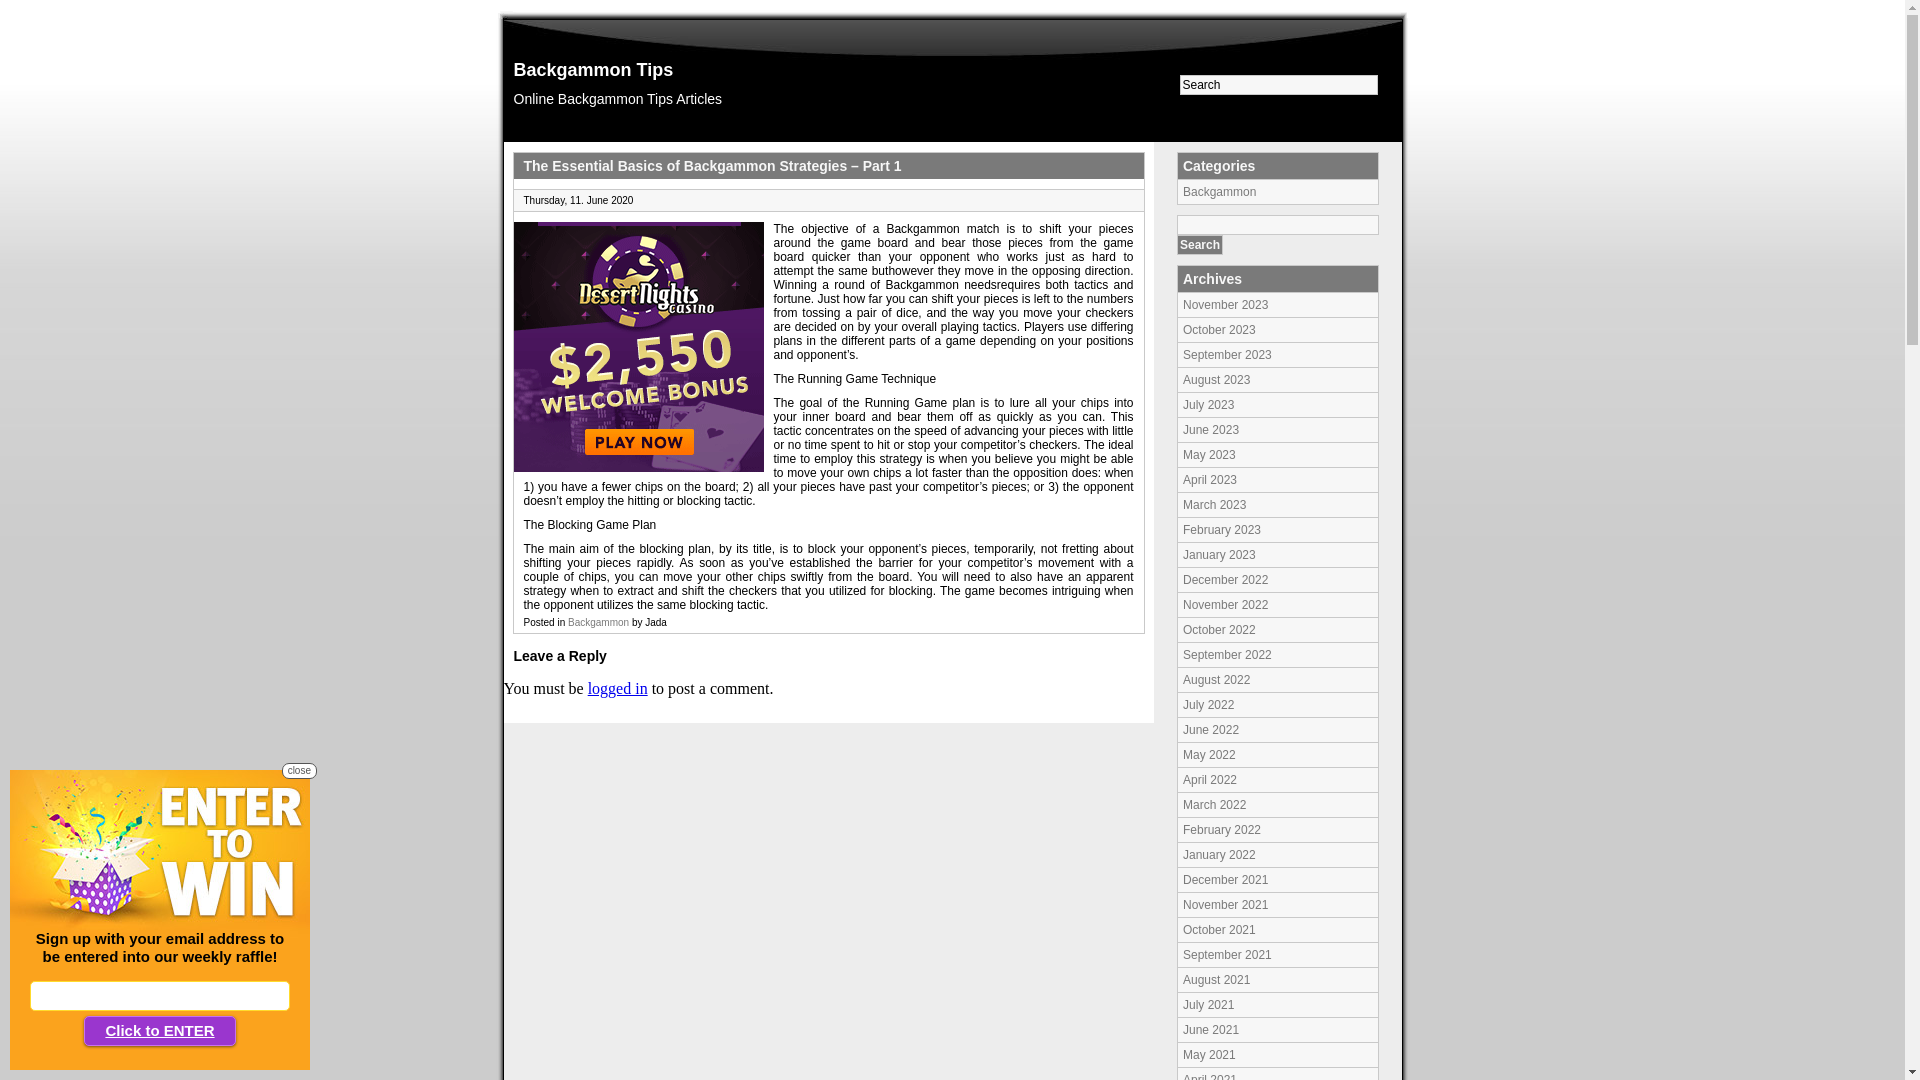 The image size is (1920, 1080). I want to click on 'May 2021', so click(1208, 1054).